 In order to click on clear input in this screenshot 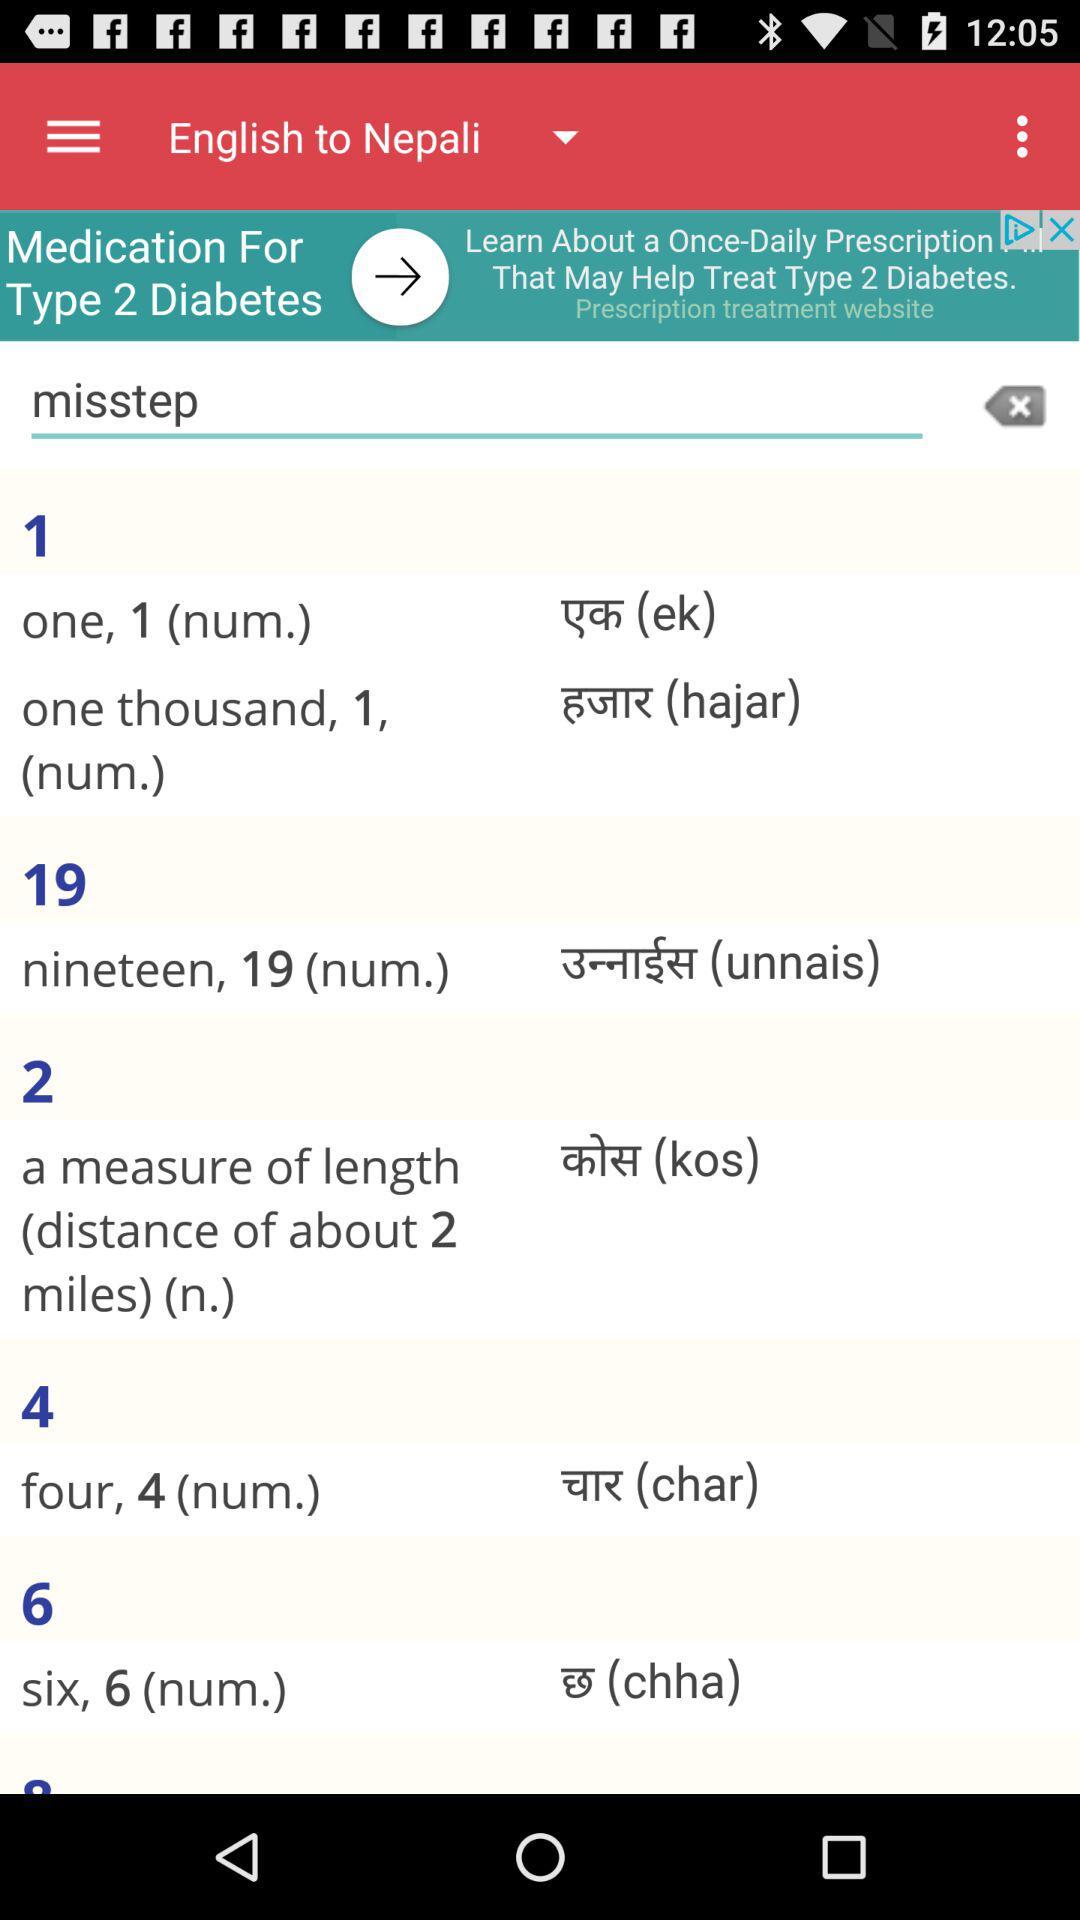, I will do `click(1017, 403)`.